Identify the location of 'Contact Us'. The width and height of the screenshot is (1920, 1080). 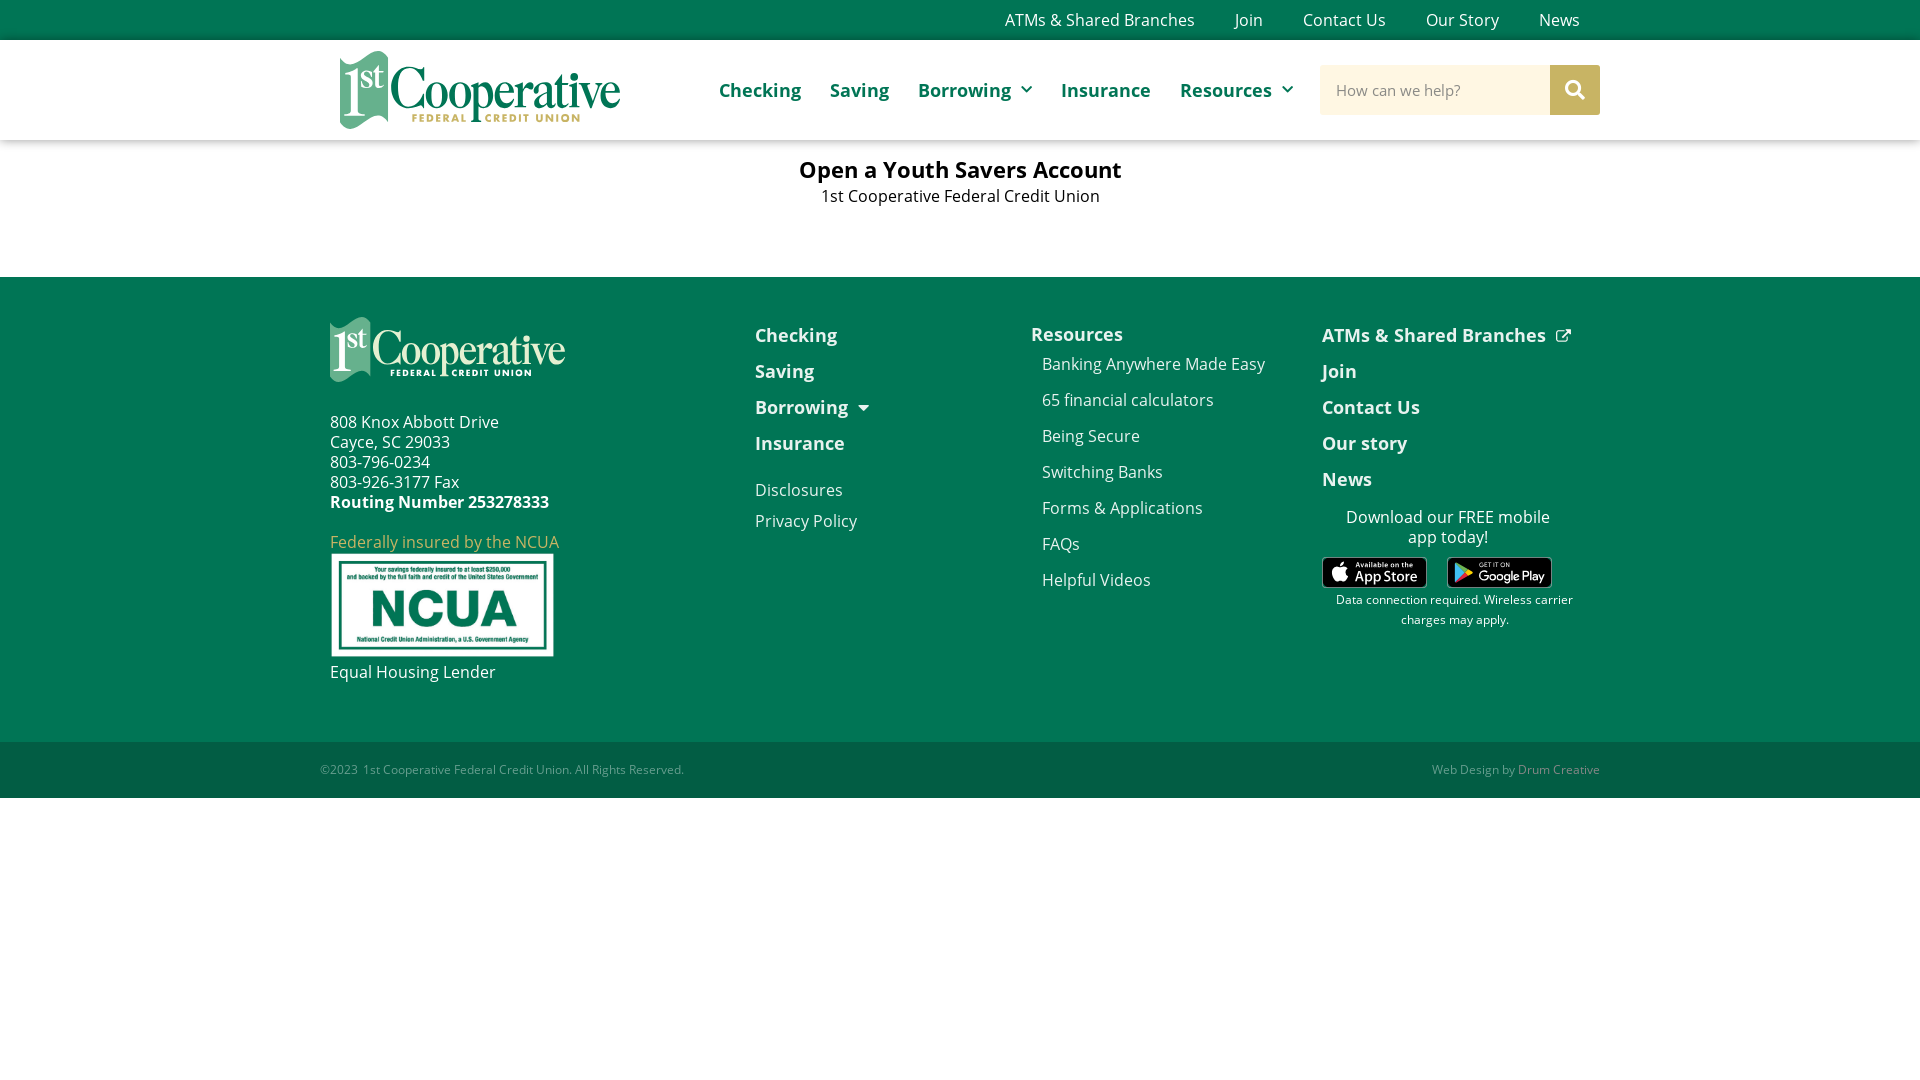
(1344, 19).